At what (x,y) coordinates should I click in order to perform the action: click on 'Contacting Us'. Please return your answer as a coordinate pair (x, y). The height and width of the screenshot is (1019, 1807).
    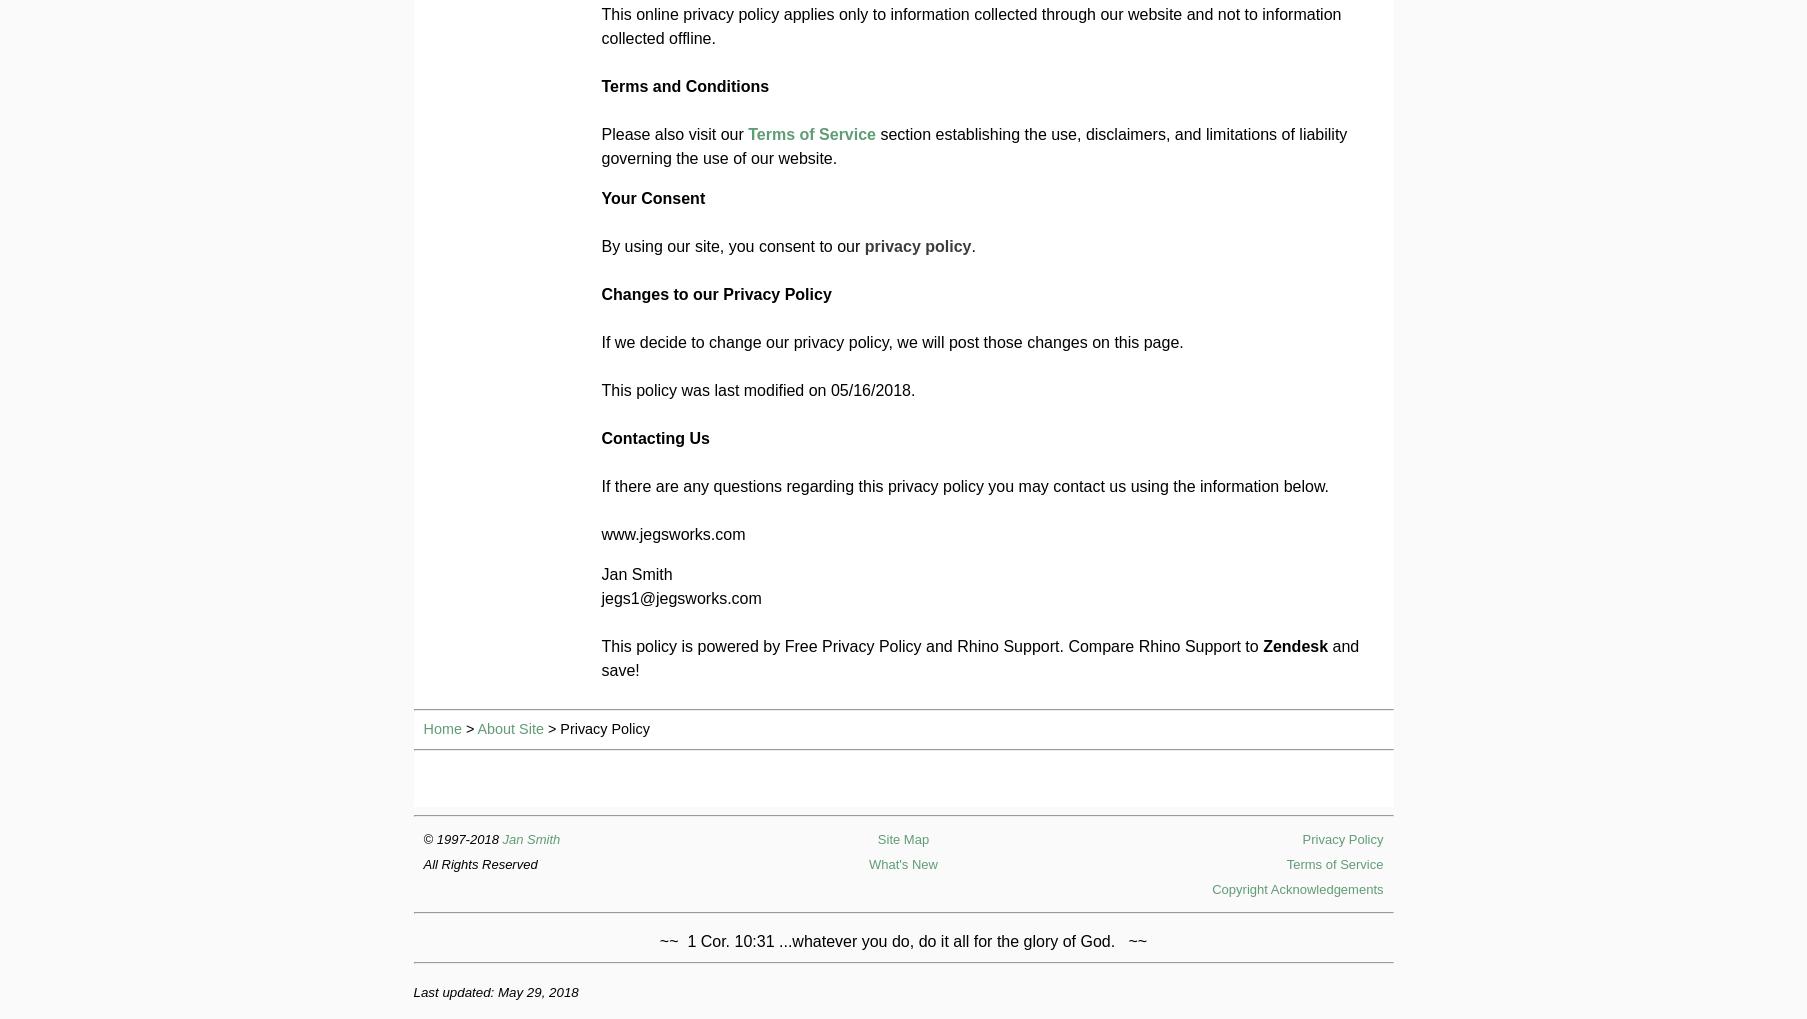
    Looking at the image, I should click on (654, 438).